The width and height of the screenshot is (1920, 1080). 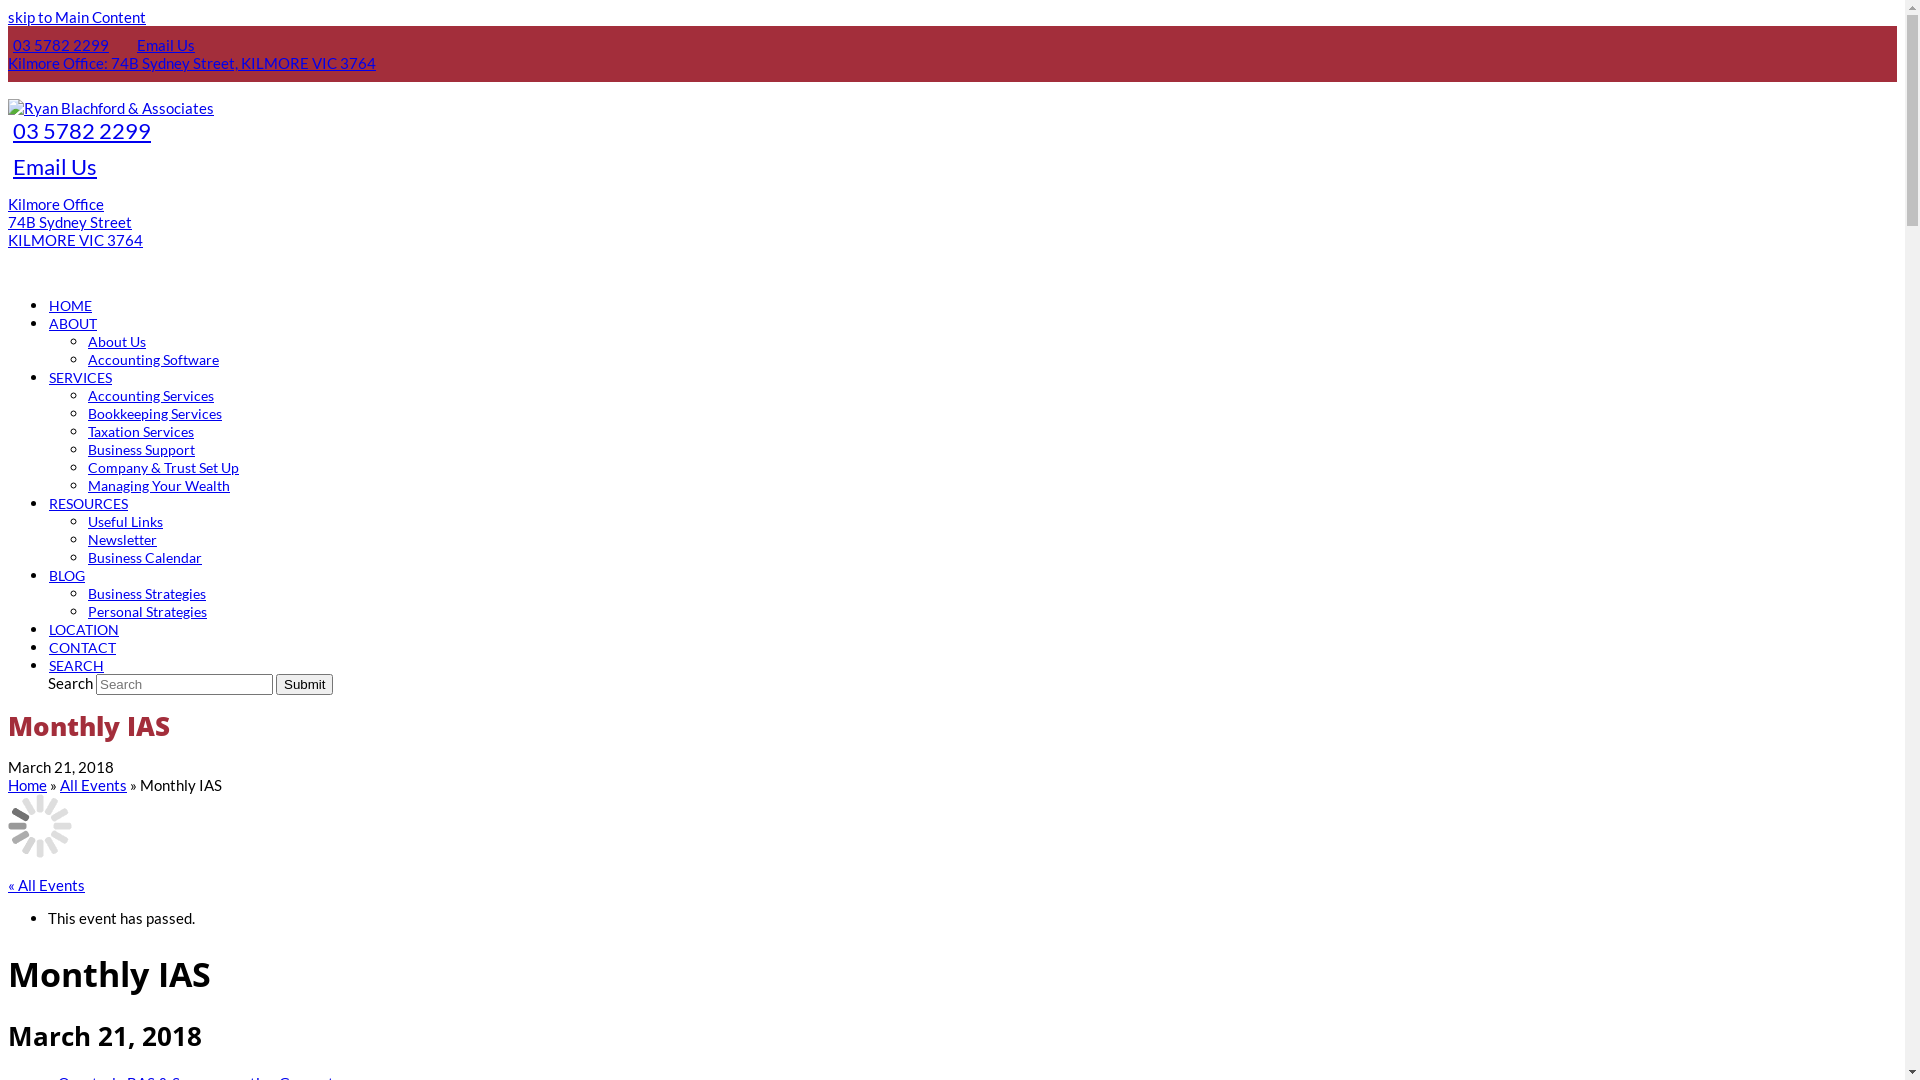 What do you see at coordinates (80, 377) in the screenshot?
I see `'SERVICES'` at bounding box center [80, 377].